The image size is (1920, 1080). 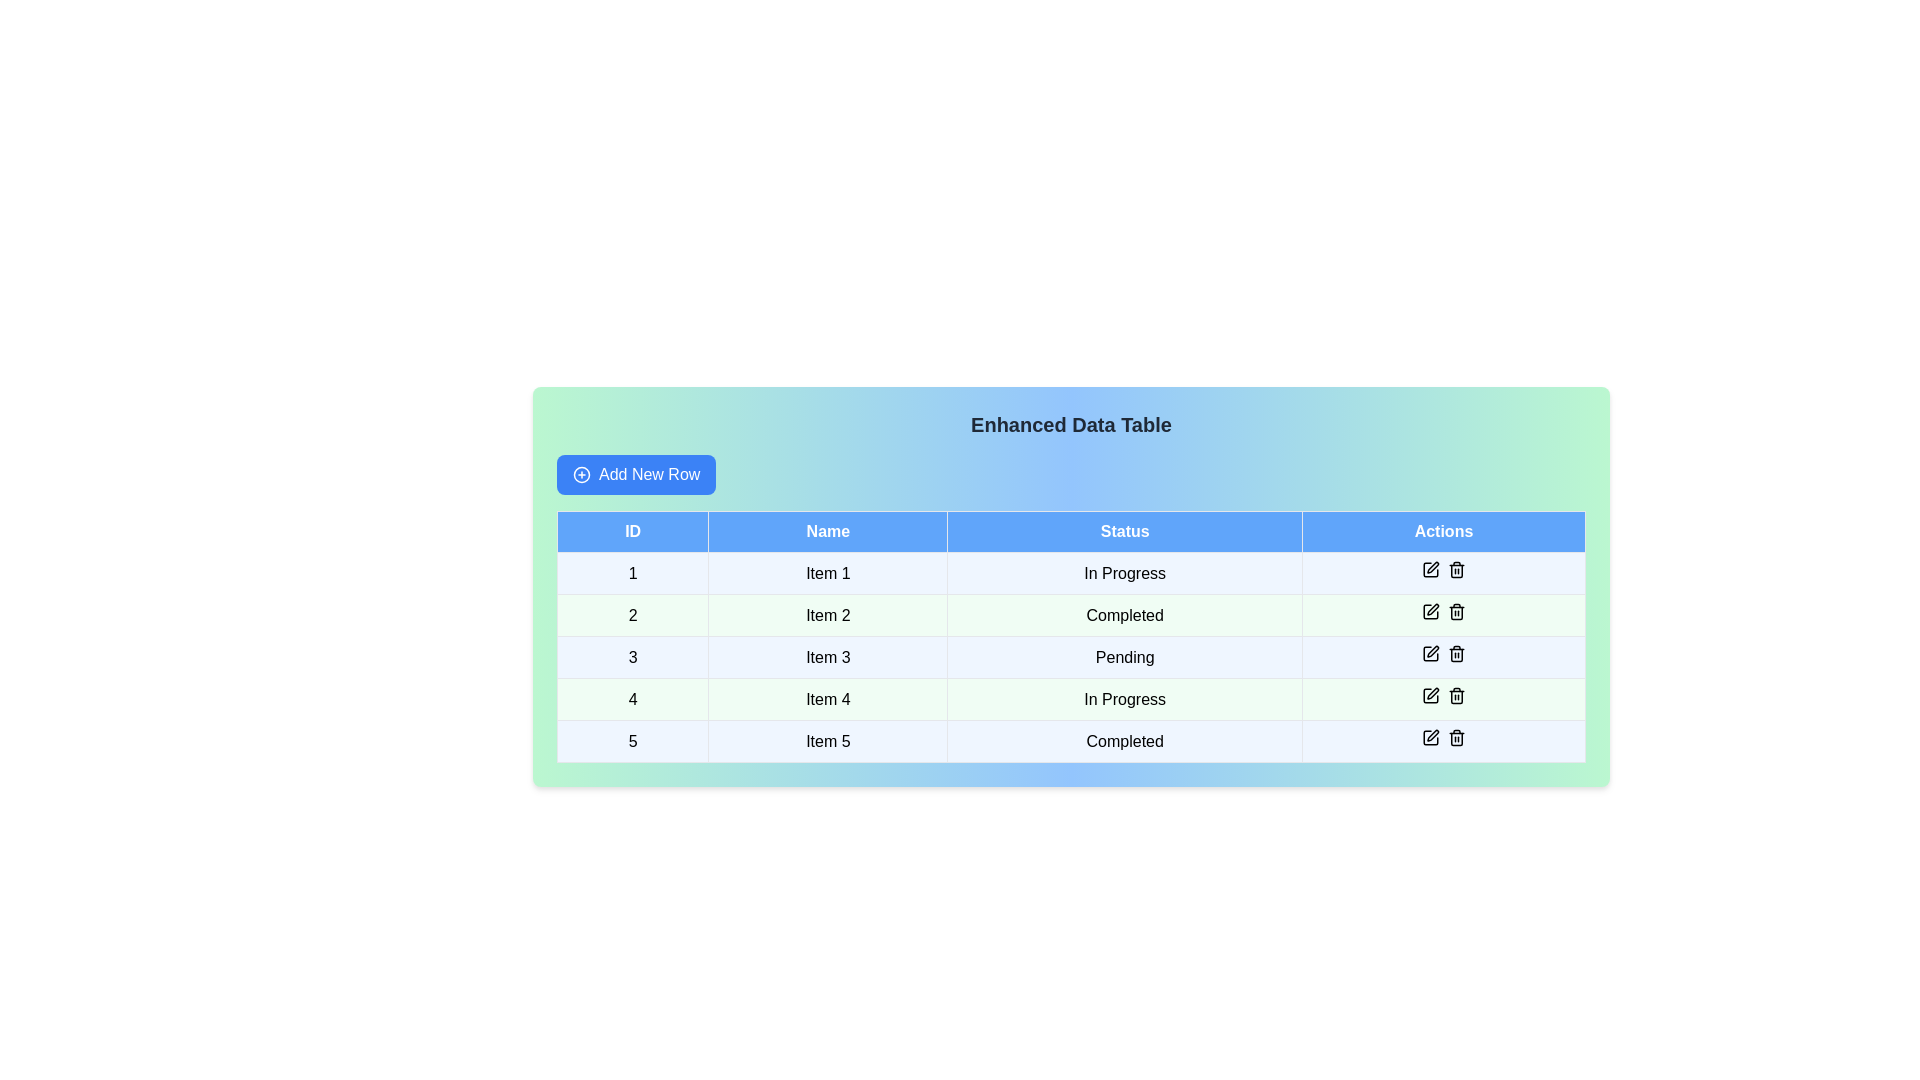 I want to click on the trash bin icon, which is a black minimalist design located in the 'Actions' column of the fourth row of the data table, so click(x=1456, y=611).